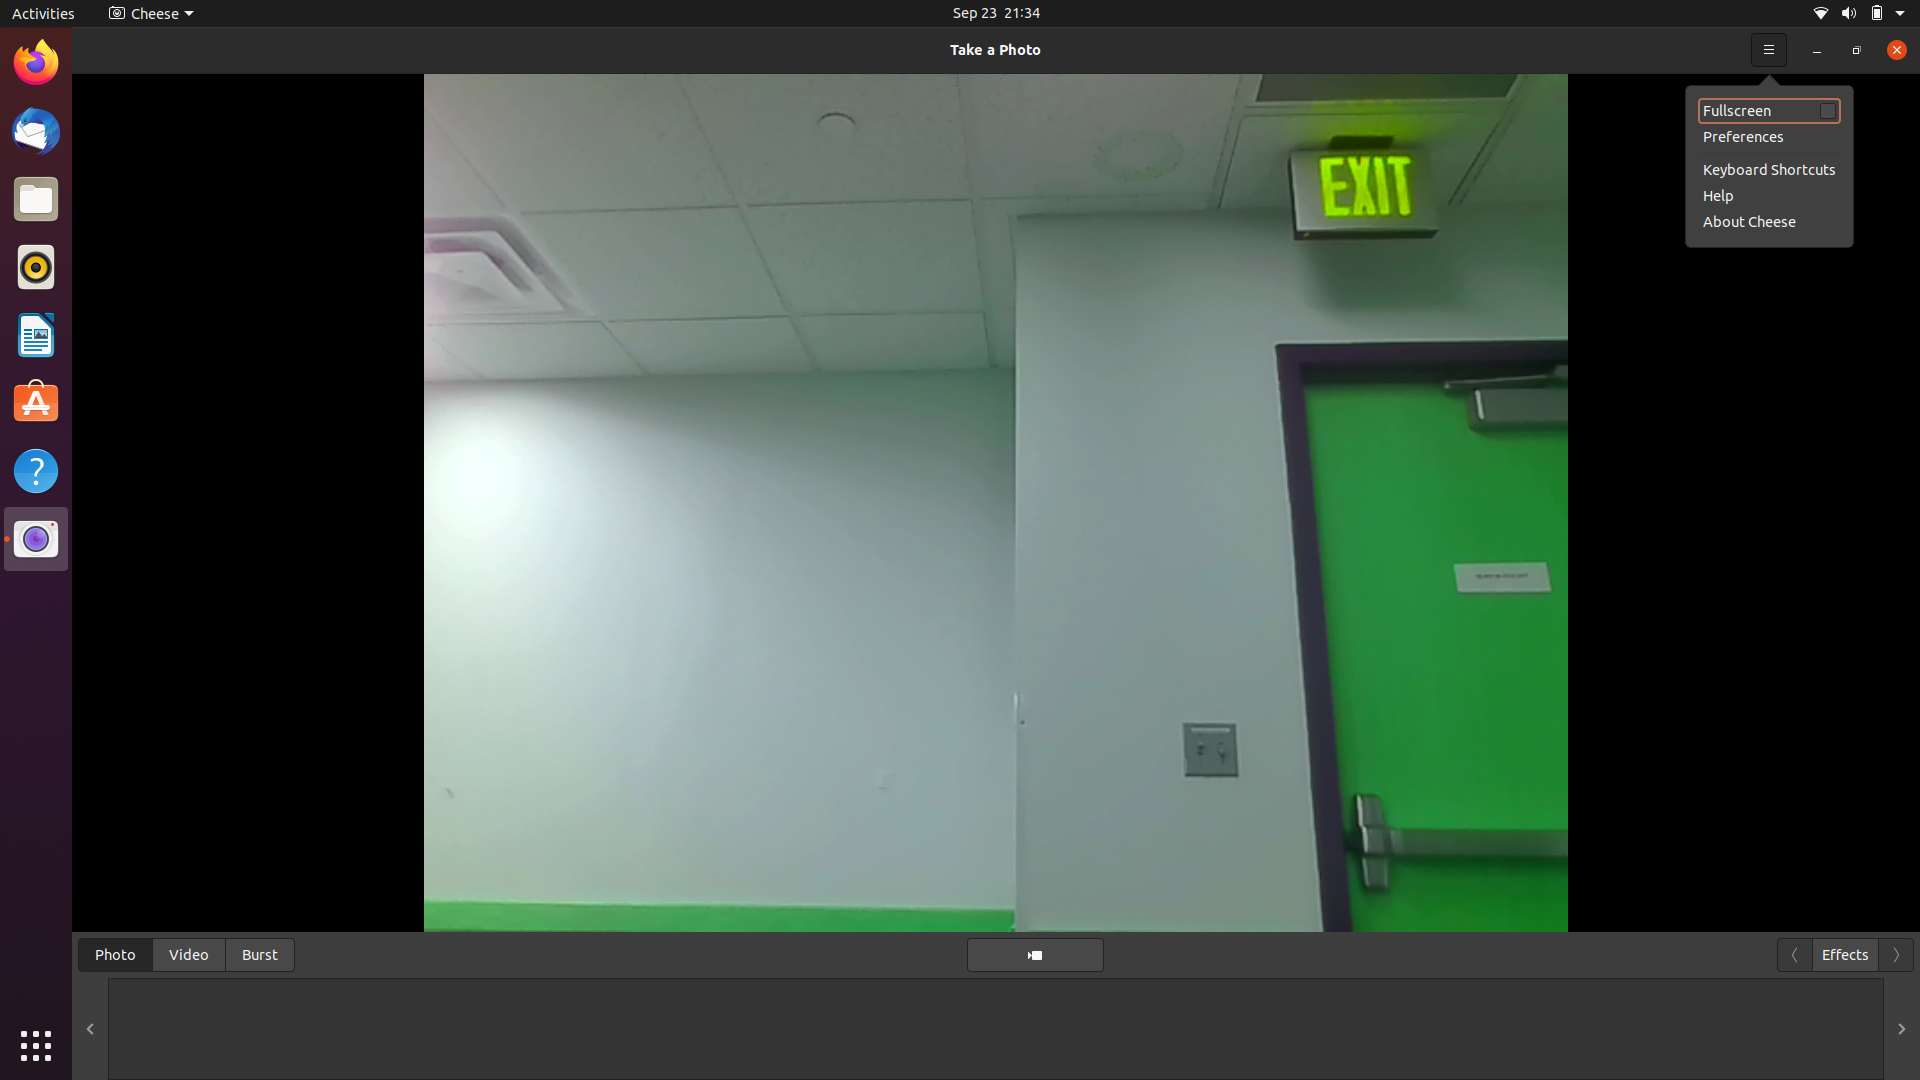 The image size is (1920, 1080). What do you see at coordinates (146, 12) in the screenshot?
I see `Navigate through the different options available in Cheese camera` at bounding box center [146, 12].